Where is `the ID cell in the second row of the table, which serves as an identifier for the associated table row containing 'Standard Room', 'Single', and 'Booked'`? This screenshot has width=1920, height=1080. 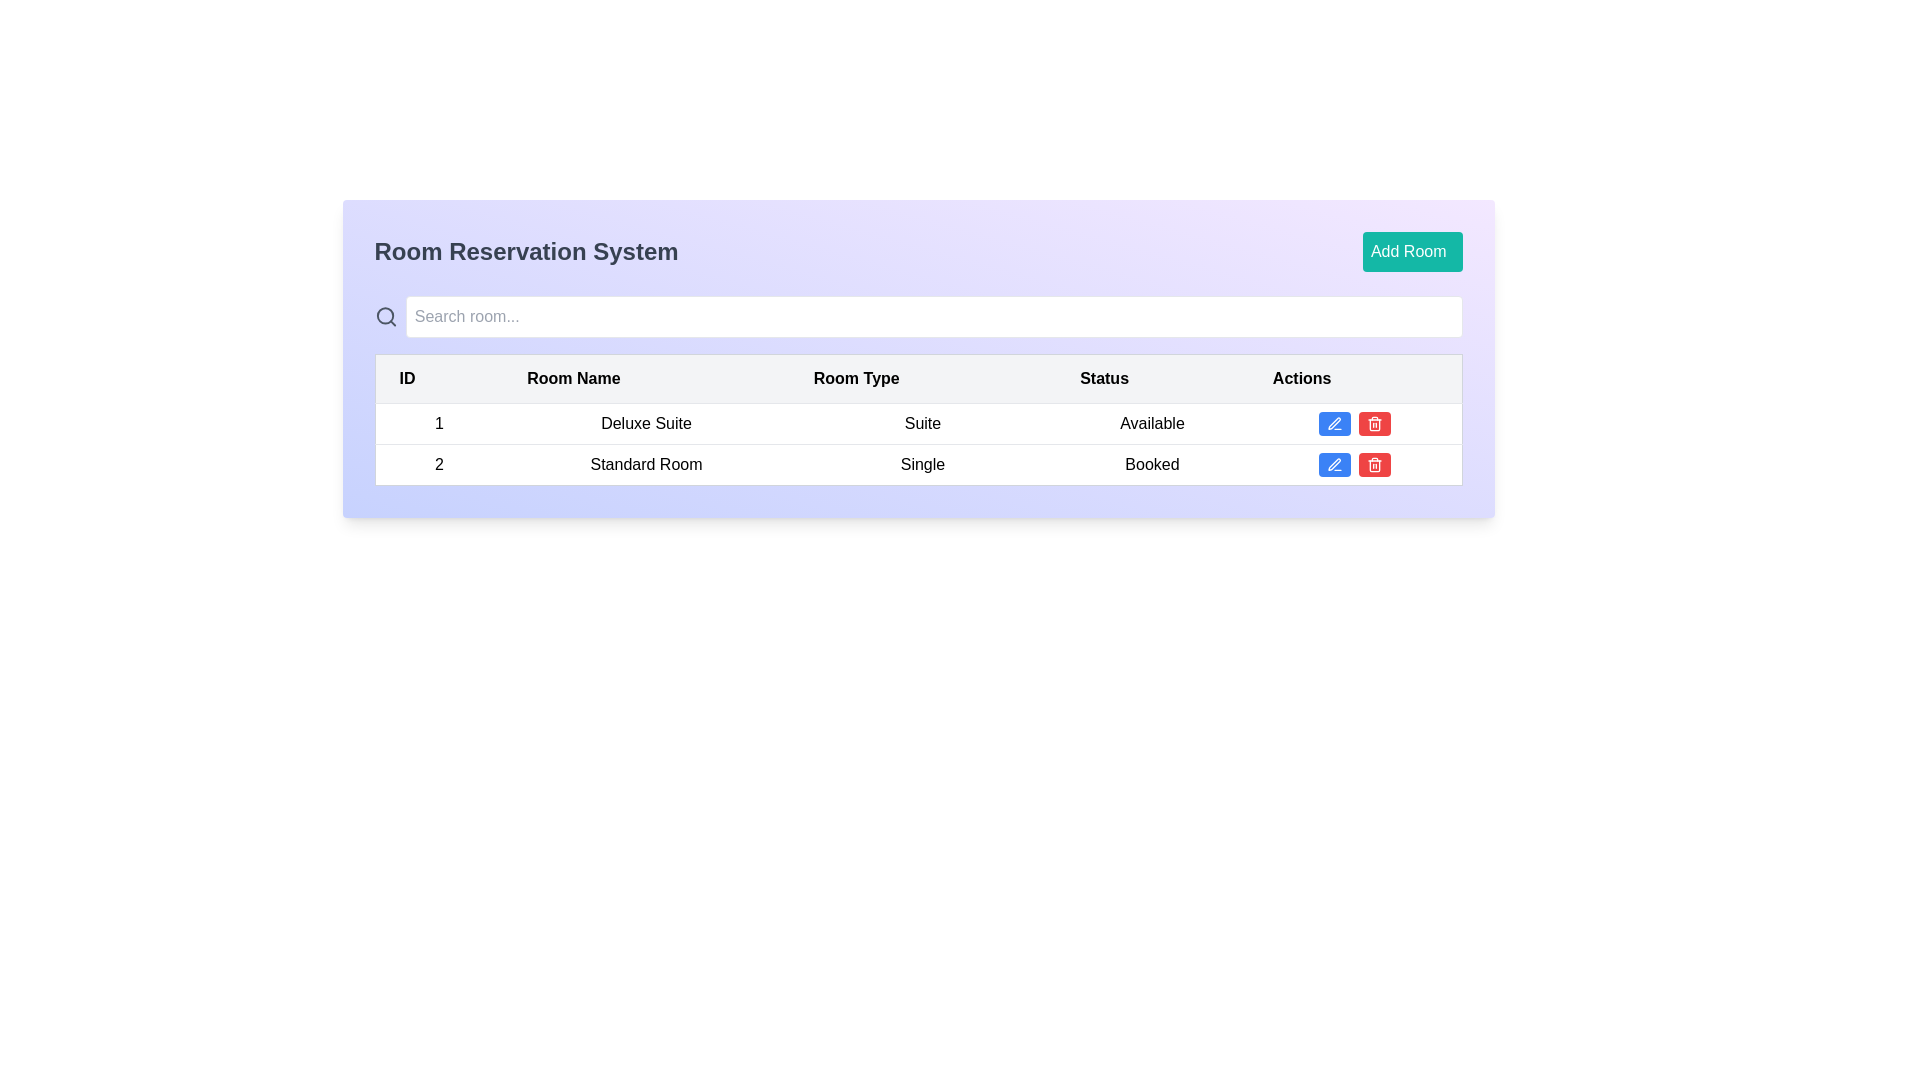 the ID cell in the second row of the table, which serves as an identifier for the associated table row containing 'Standard Room', 'Single', and 'Booked' is located at coordinates (438, 465).